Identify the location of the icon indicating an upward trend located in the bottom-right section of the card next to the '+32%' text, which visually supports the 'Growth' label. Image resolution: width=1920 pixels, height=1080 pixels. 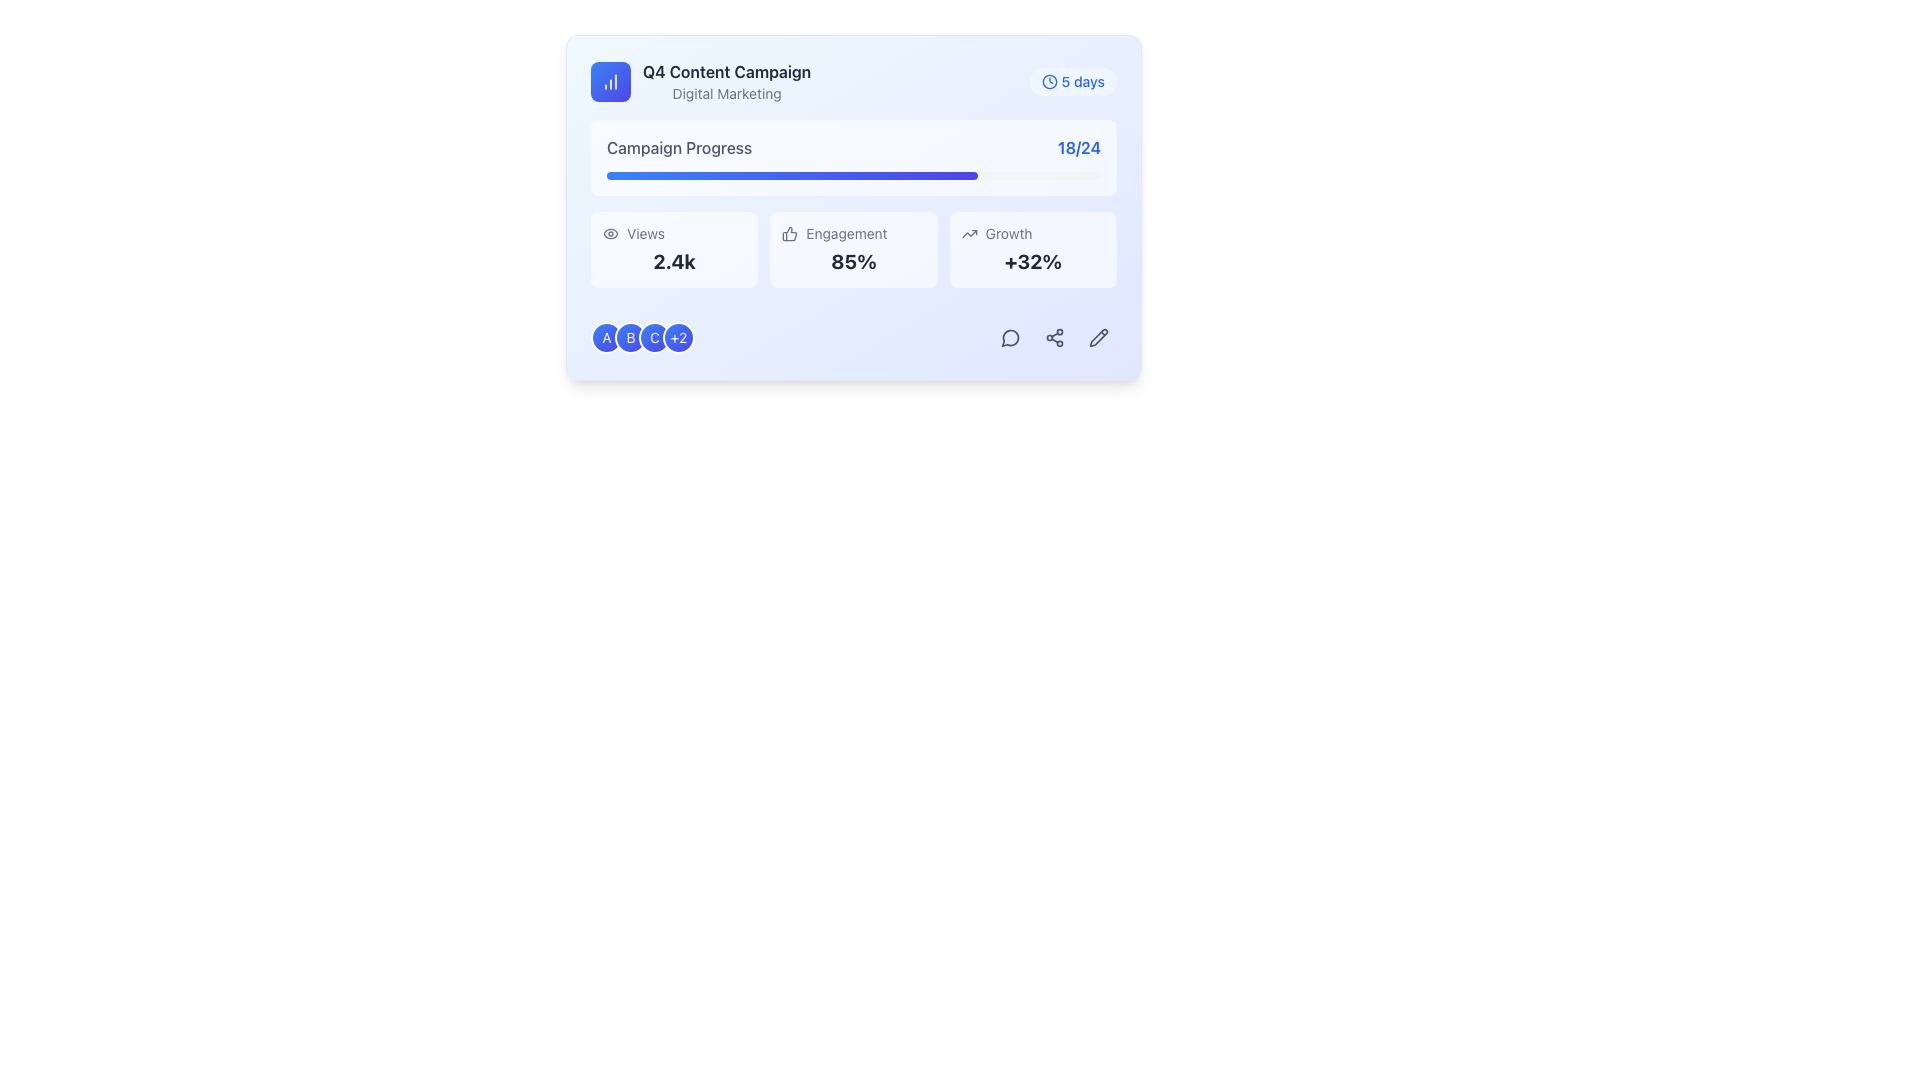
(969, 233).